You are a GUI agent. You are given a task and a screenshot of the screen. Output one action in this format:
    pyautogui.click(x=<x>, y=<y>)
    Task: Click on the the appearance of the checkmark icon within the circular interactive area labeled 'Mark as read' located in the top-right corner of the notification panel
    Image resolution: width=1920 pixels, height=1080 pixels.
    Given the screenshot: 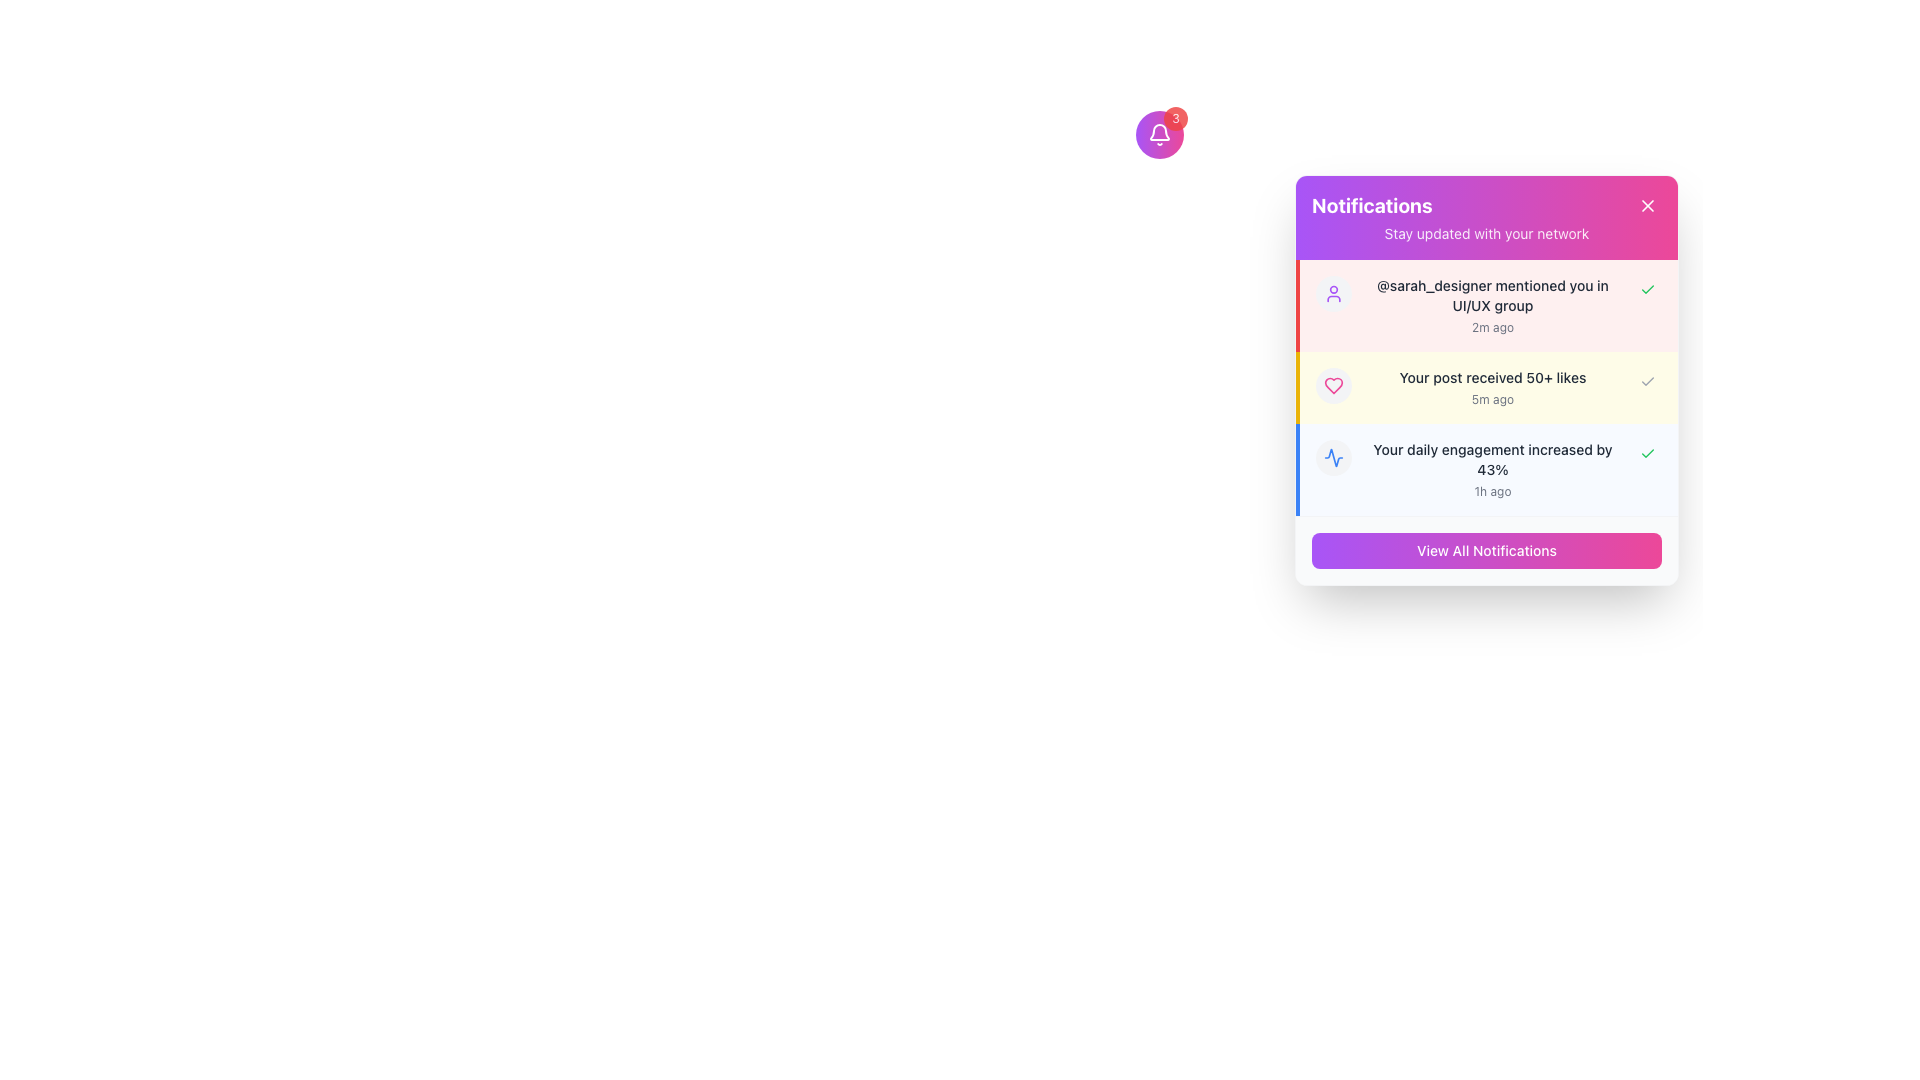 What is the action you would take?
    pyautogui.click(x=1647, y=289)
    